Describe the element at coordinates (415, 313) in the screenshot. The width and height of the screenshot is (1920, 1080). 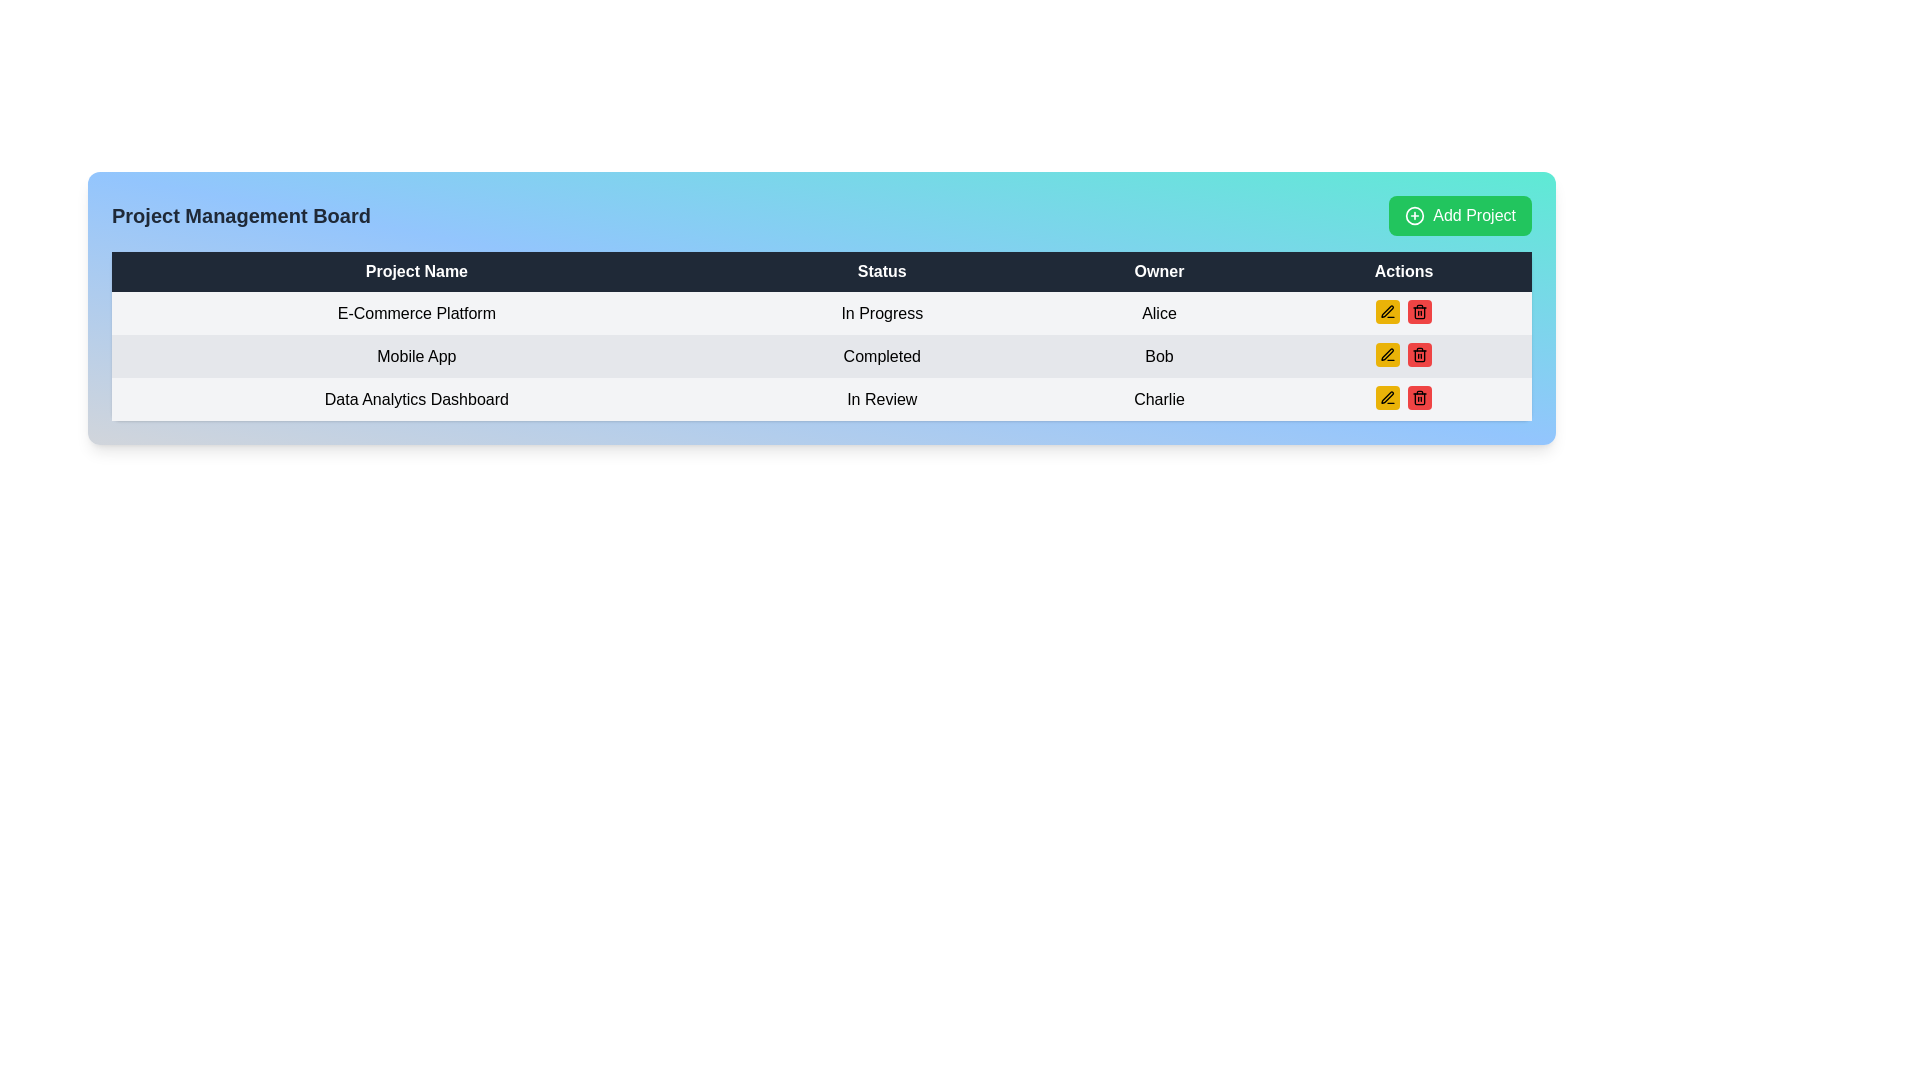
I see `the text label 'E-Commerce Platform' styled with padding in a light gray background, located in the first row under the 'Project Name' column in the table interface` at that location.